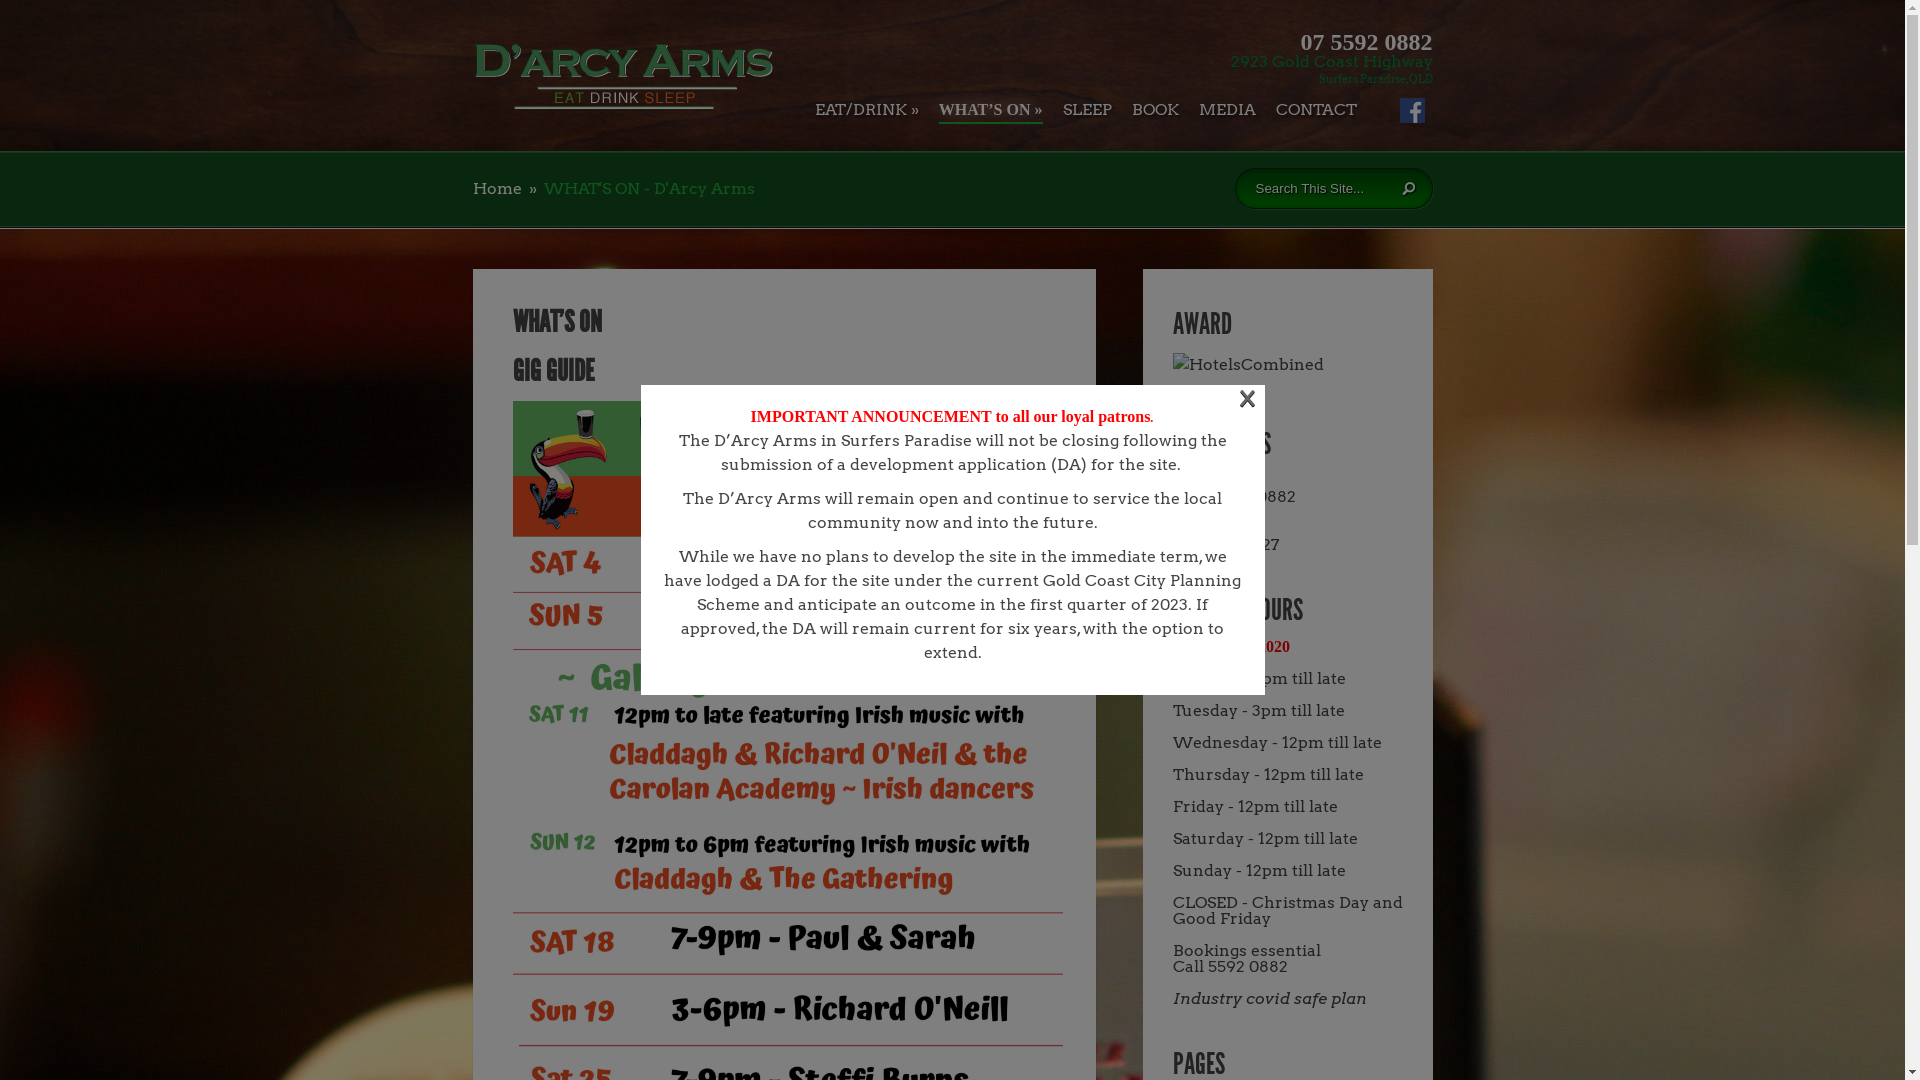 Image resolution: width=1920 pixels, height=1080 pixels. Describe the element at coordinates (1228, 60) in the screenshot. I see `'2923 Gold Coast Highway'` at that location.